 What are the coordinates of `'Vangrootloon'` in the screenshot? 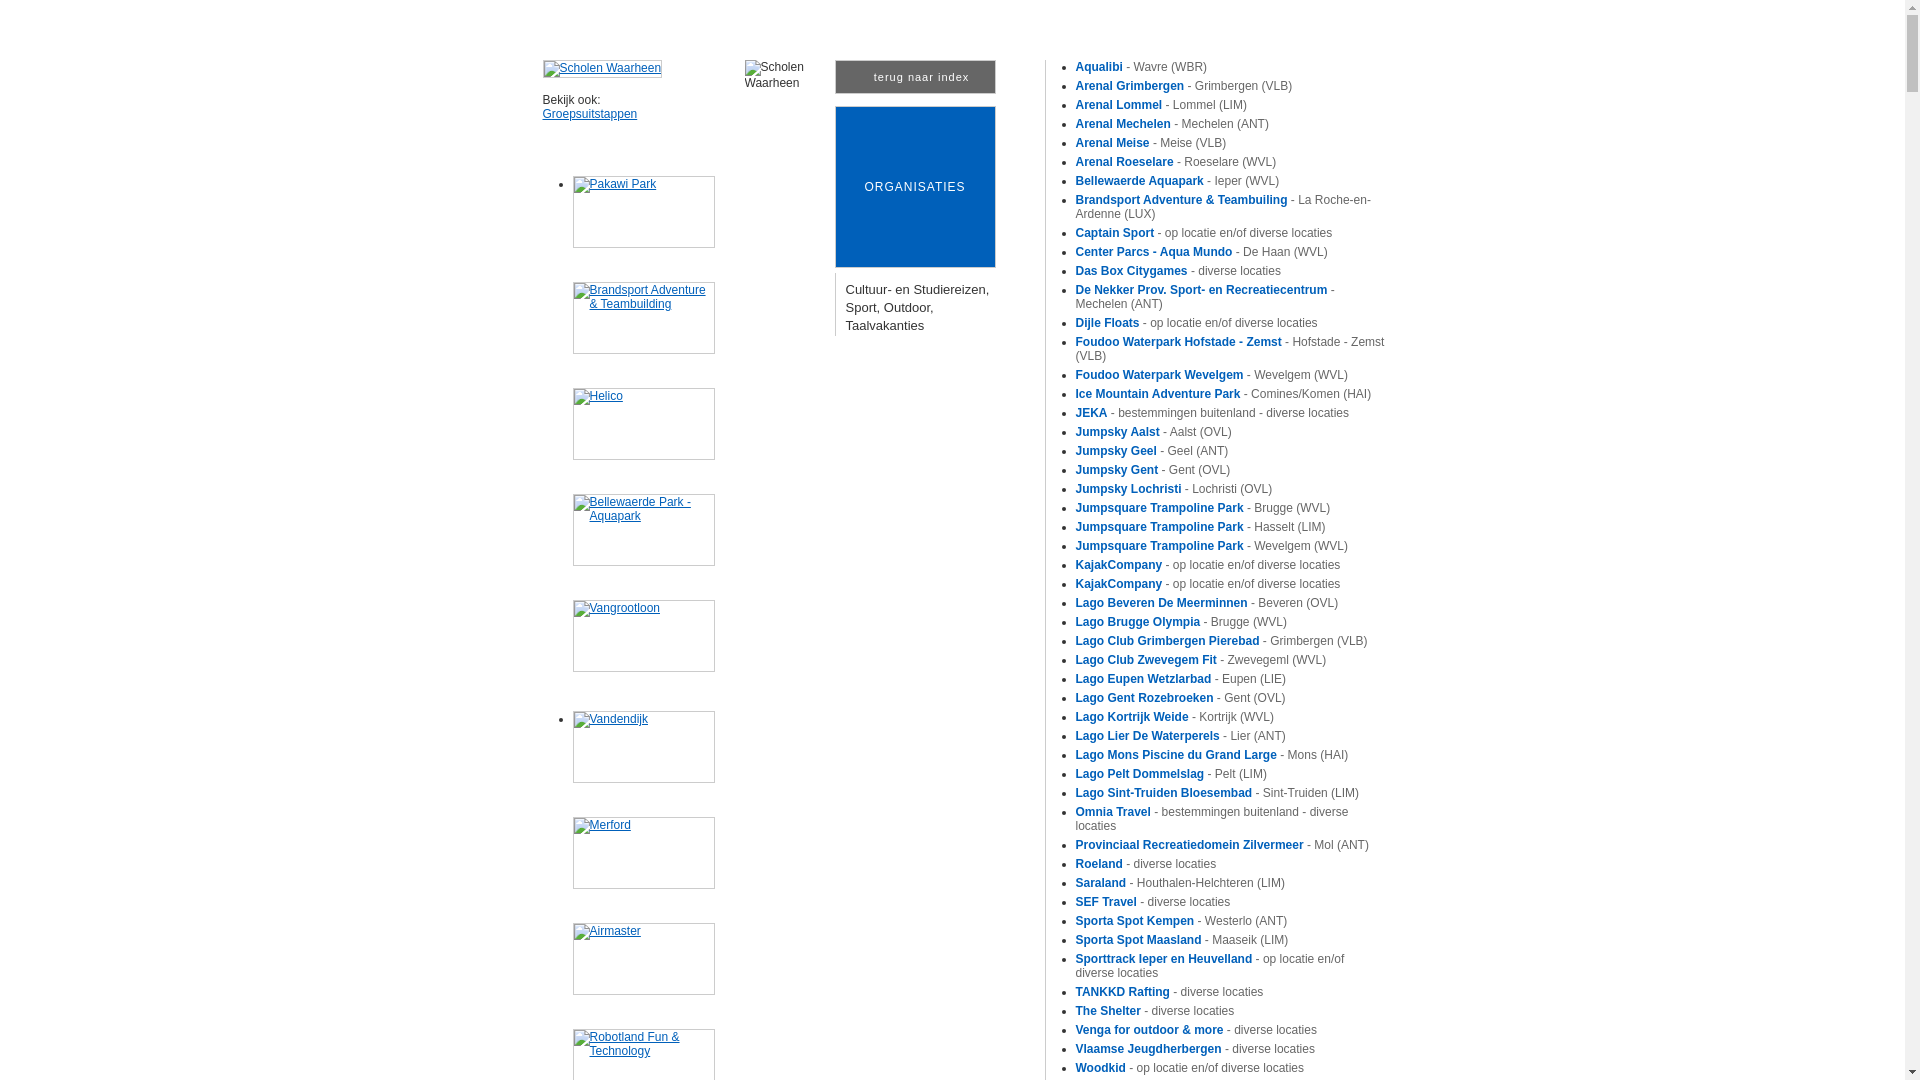 It's located at (643, 636).